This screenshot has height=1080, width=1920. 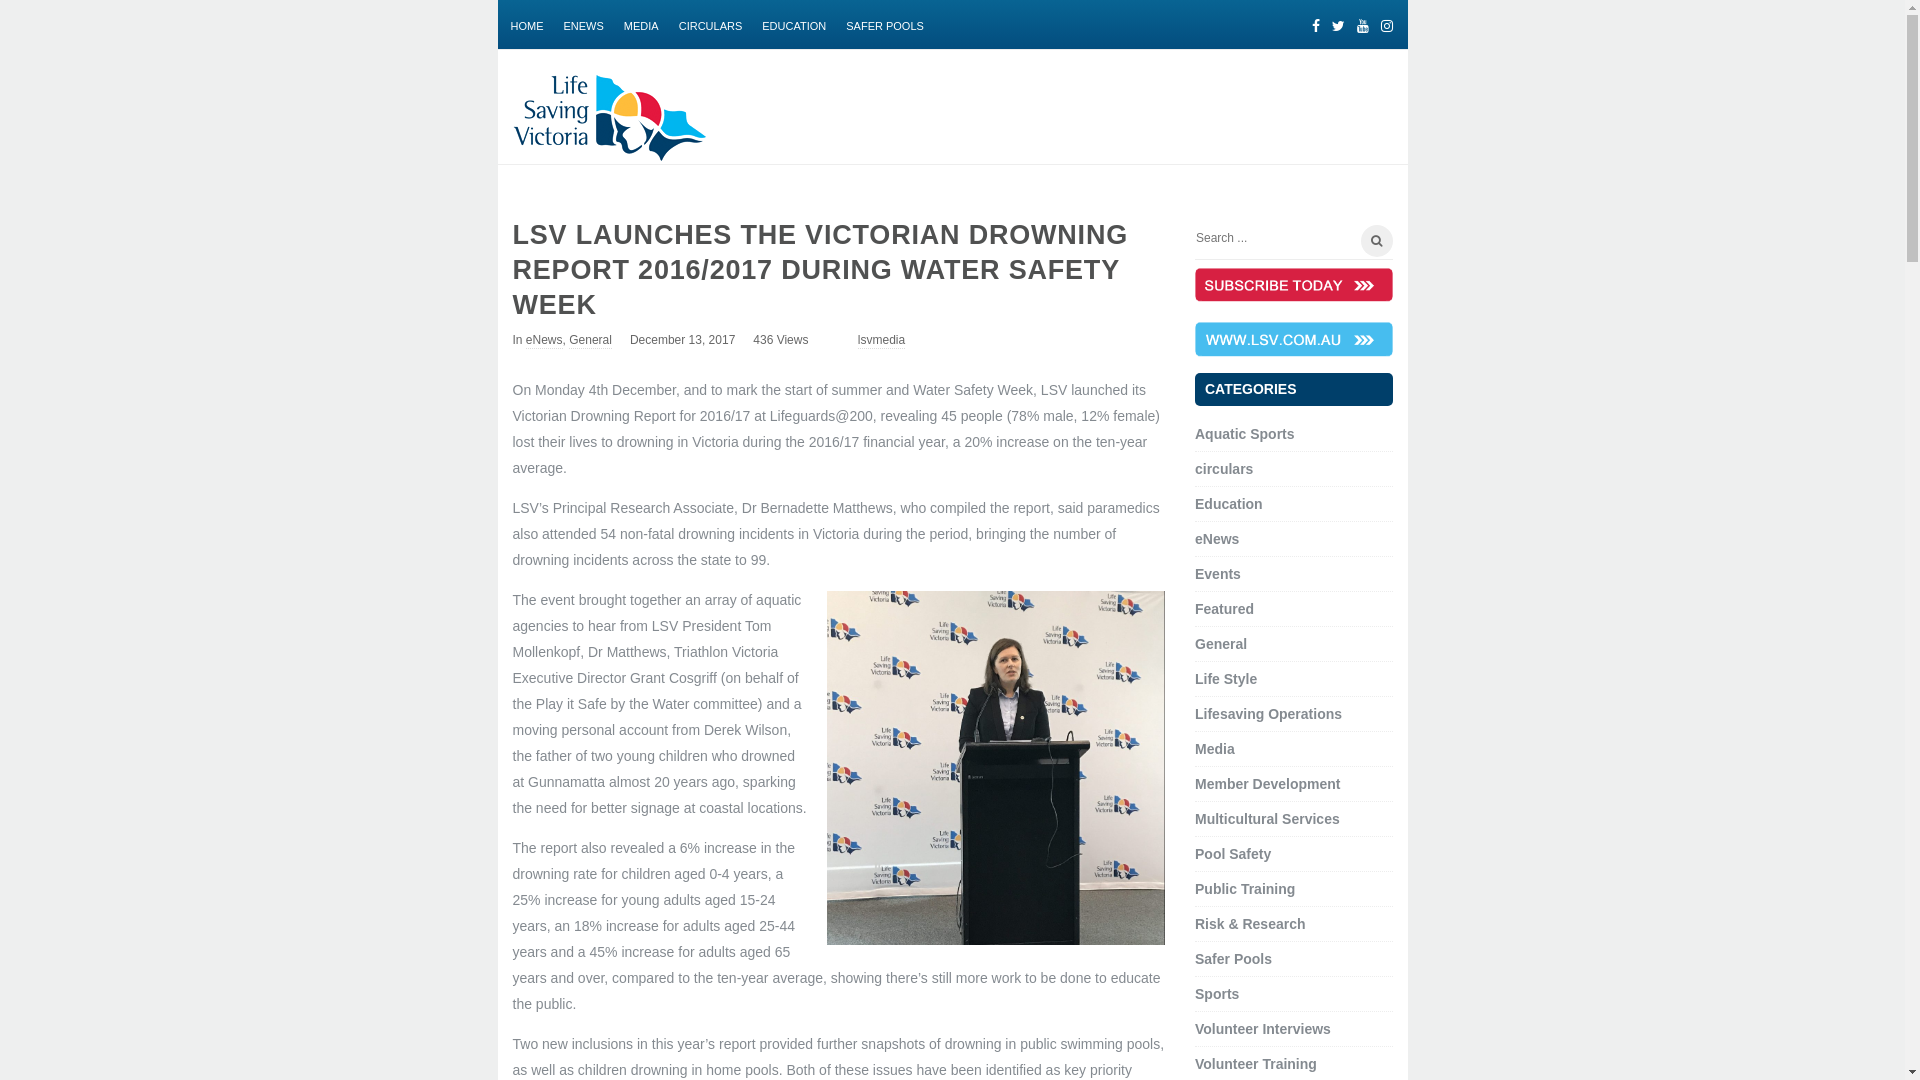 I want to click on 'HOME', so click(x=526, y=24).